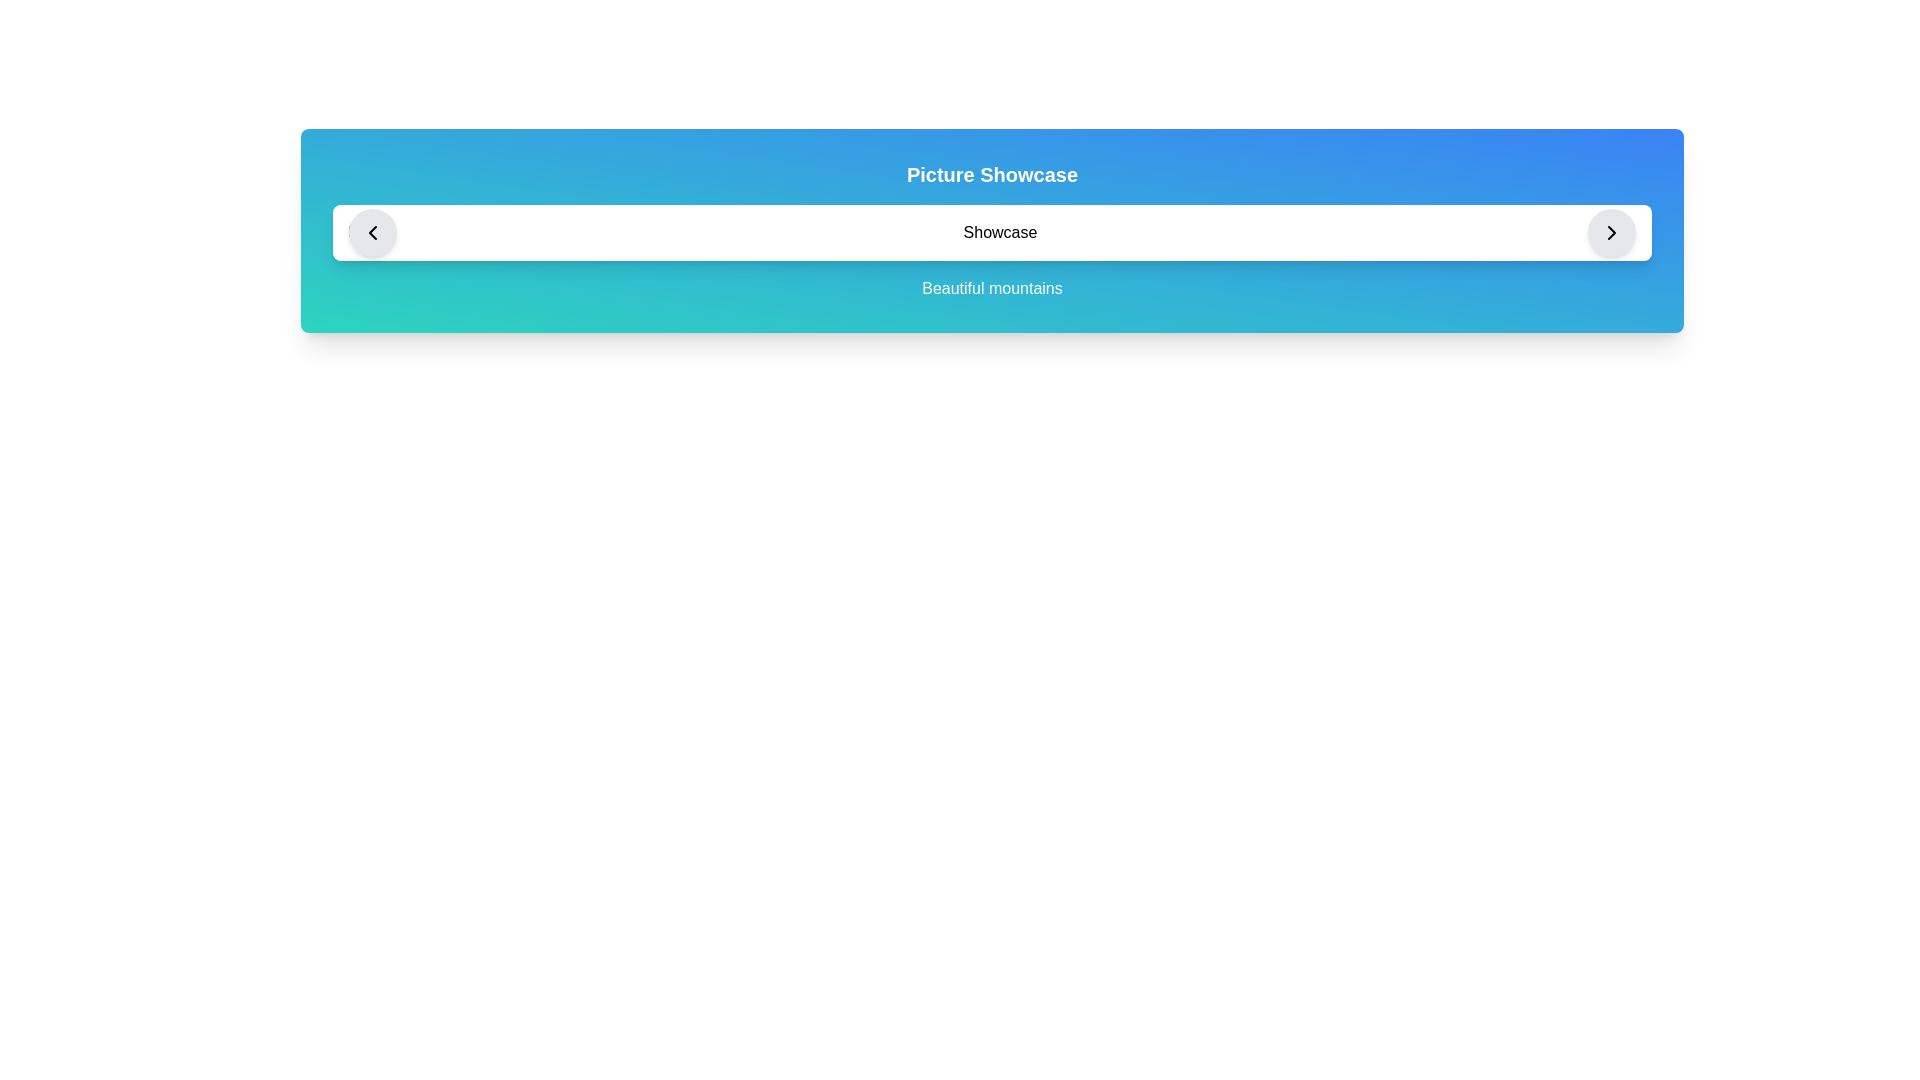 The width and height of the screenshot is (1920, 1080). What do you see at coordinates (1612, 231) in the screenshot?
I see `the right-pointing chevron icon inside the circular button at the far right of the horizontal bar` at bounding box center [1612, 231].